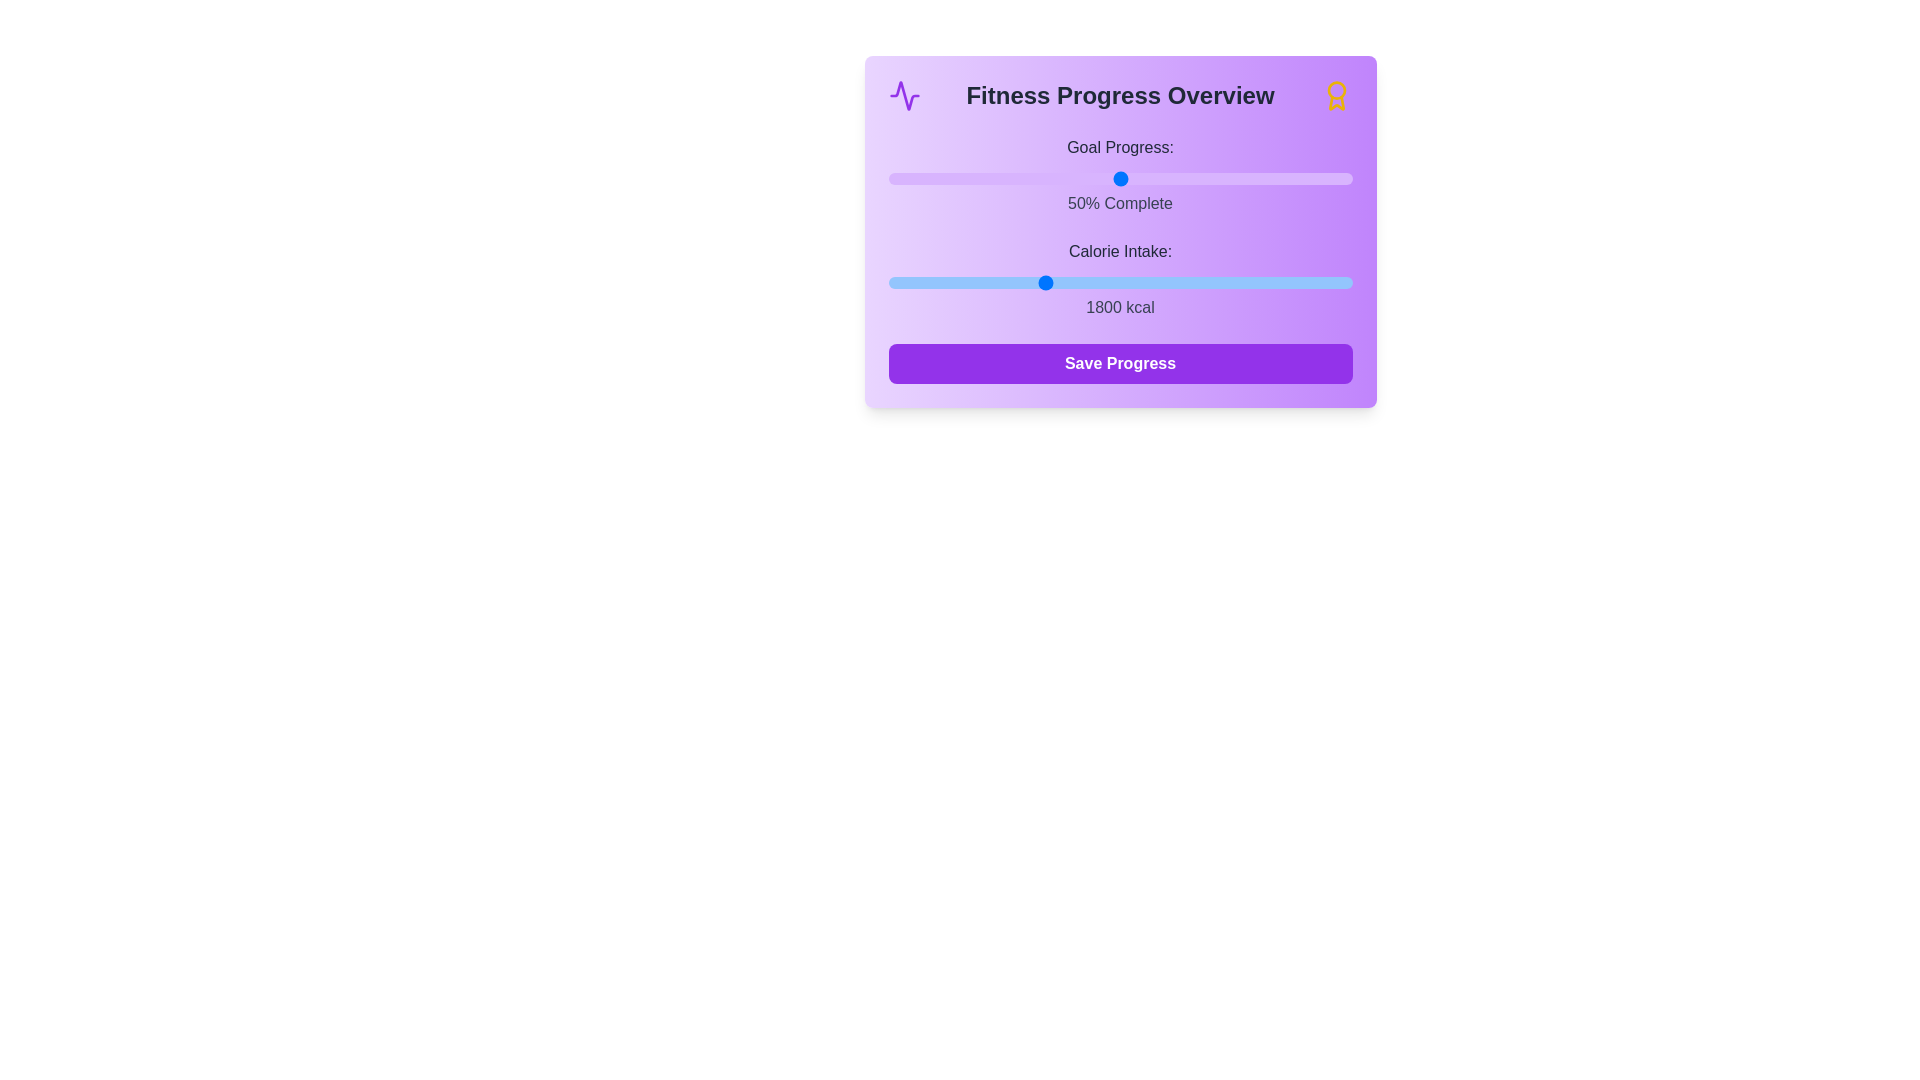 The width and height of the screenshot is (1920, 1080). Describe the element at coordinates (1120, 177) in the screenshot. I see `the range slider located underneath the text 'Goal Progress:' to set a value, currently at 50% progress` at that location.